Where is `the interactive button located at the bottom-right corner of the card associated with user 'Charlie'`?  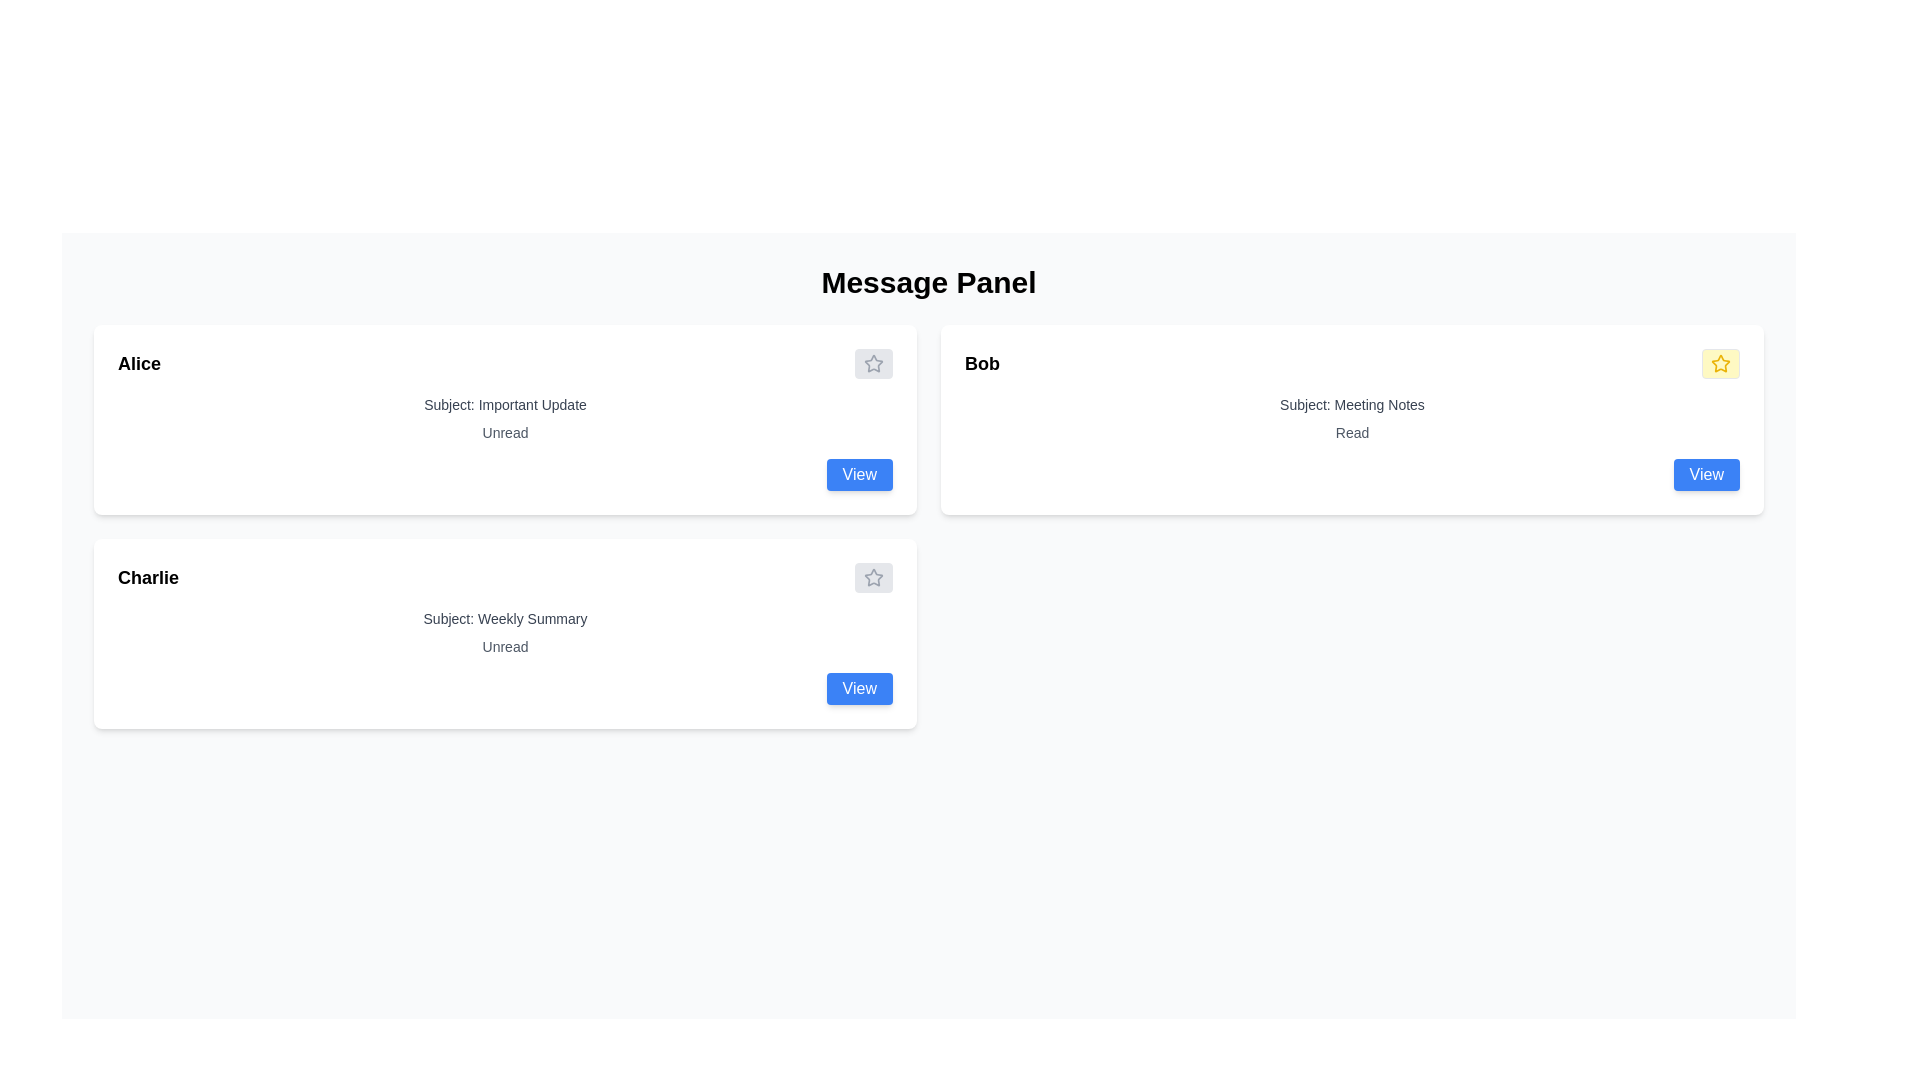 the interactive button located at the bottom-right corner of the card associated with user 'Charlie' is located at coordinates (859, 688).